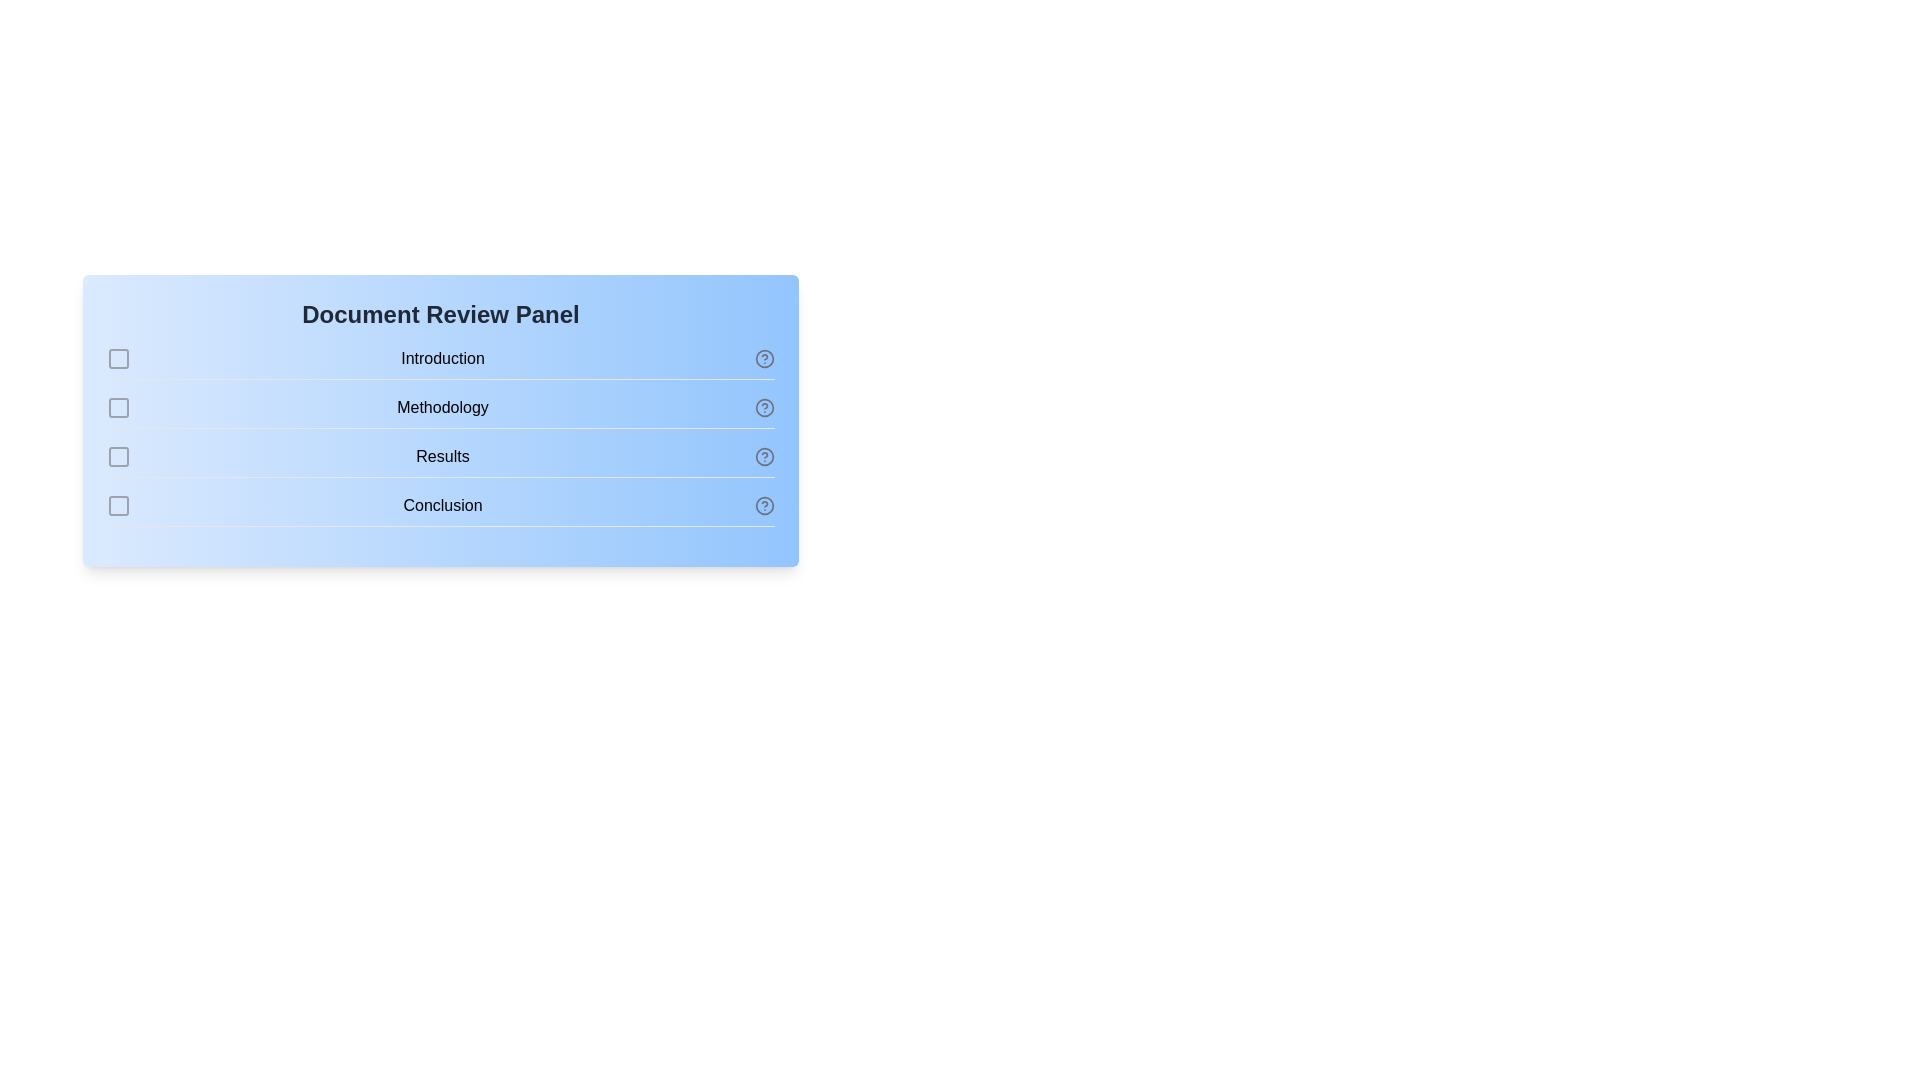  What do you see at coordinates (118, 407) in the screenshot?
I see `the section Methodology` at bounding box center [118, 407].